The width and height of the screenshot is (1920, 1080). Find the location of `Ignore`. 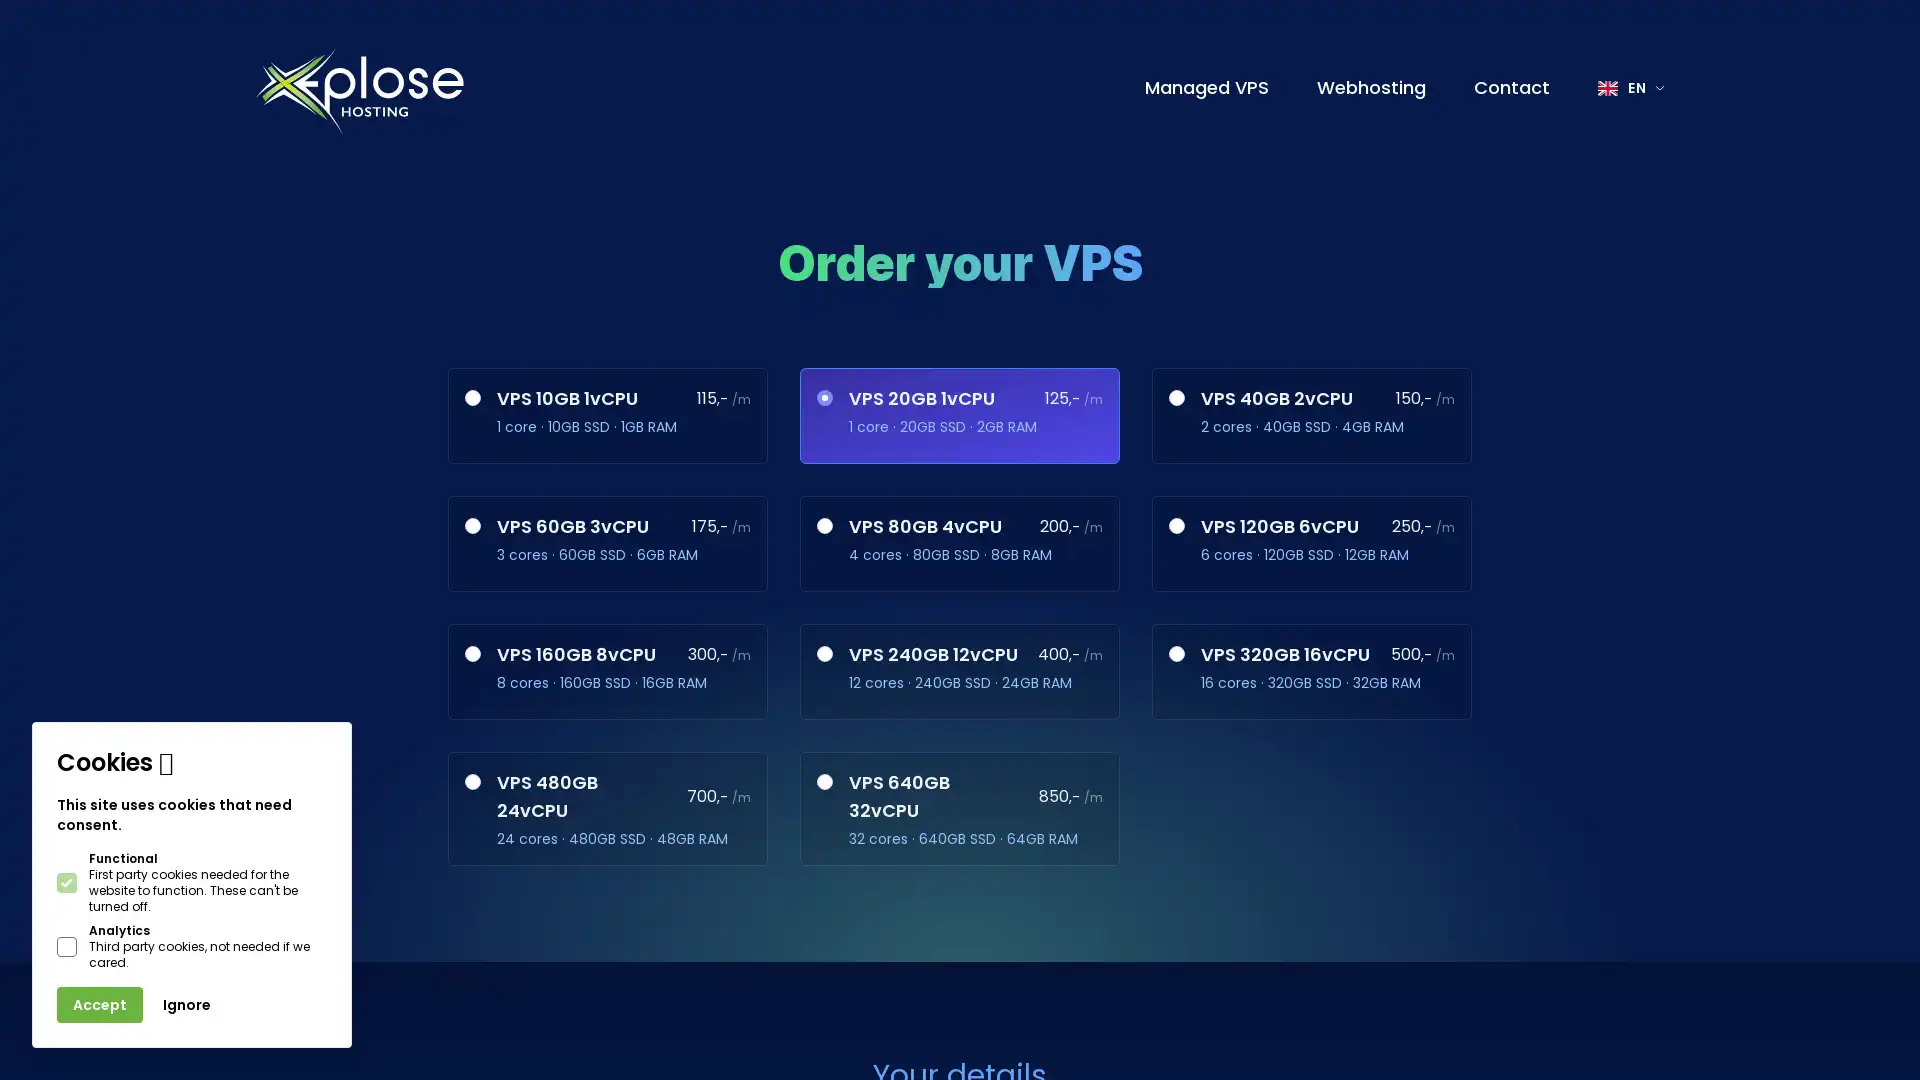

Ignore is located at coordinates (187, 1005).